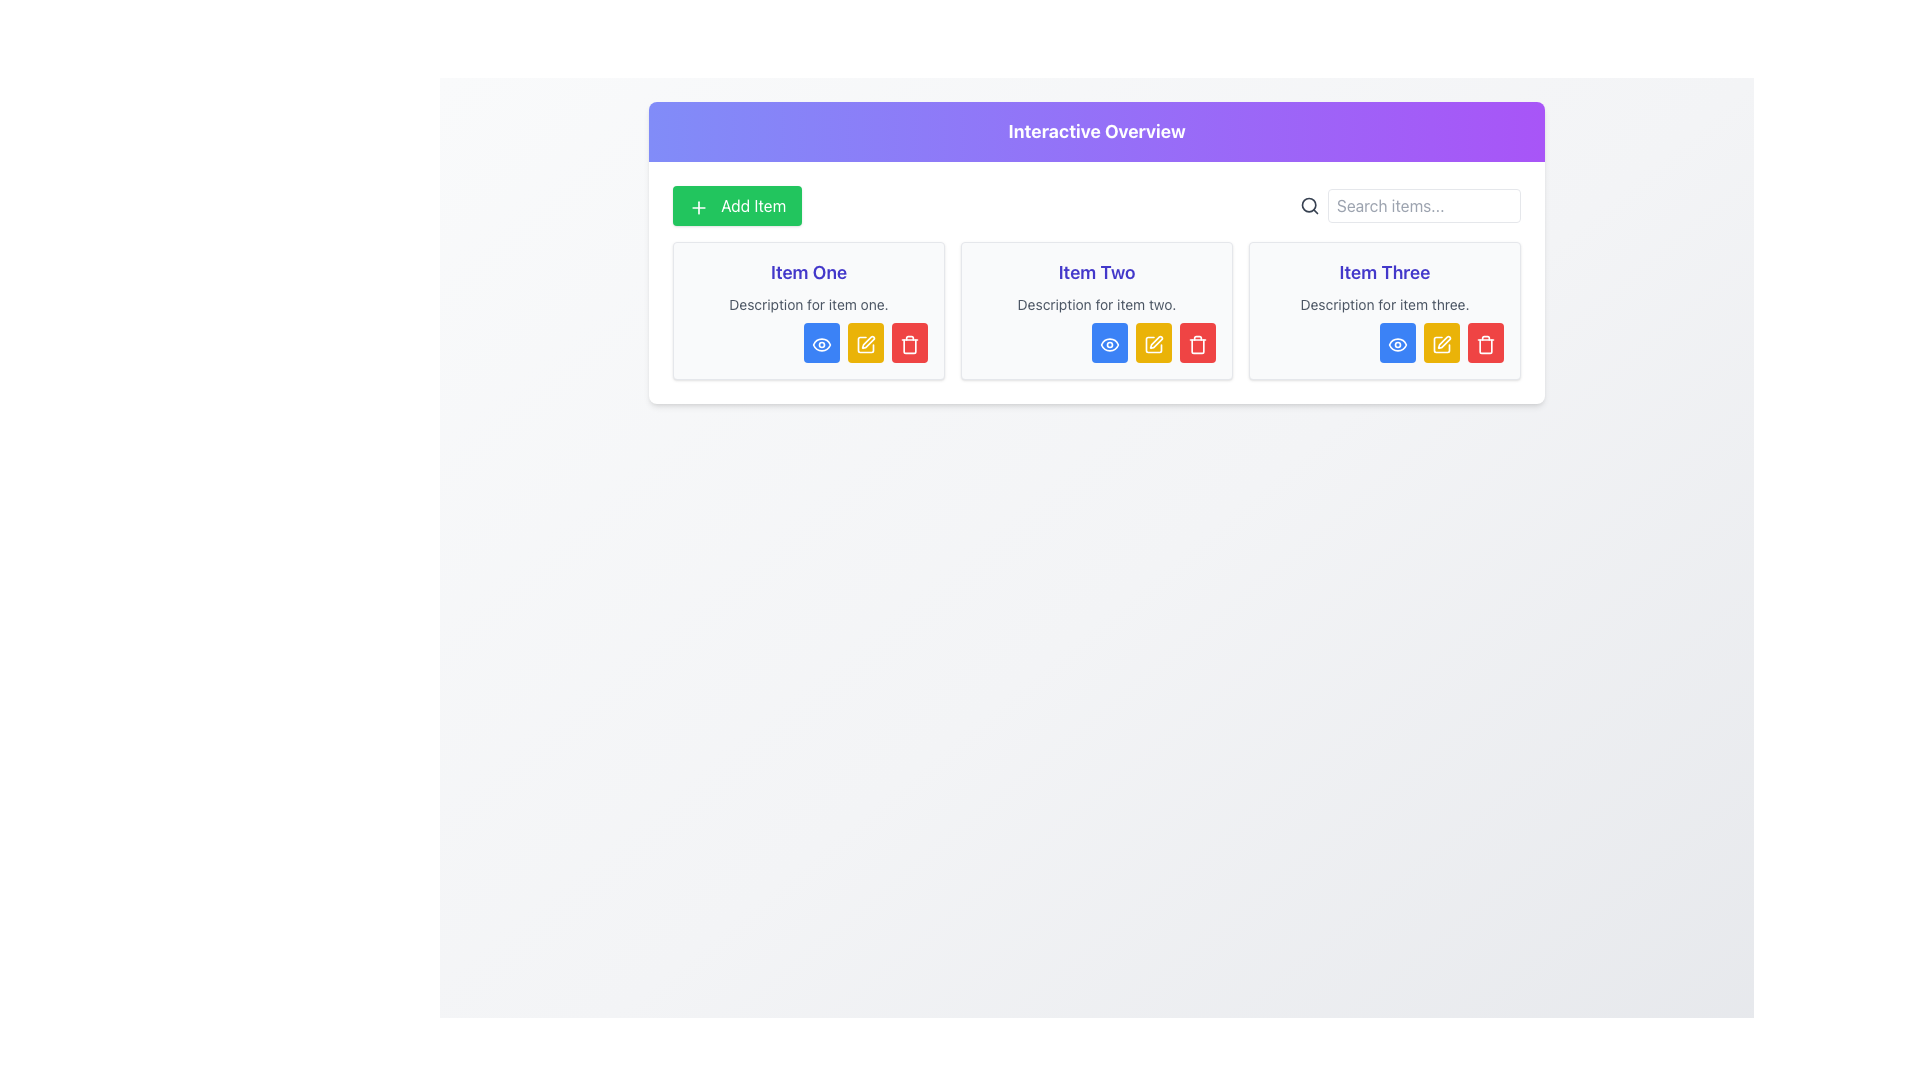 The image size is (1920, 1080). What do you see at coordinates (1384, 273) in the screenshot?
I see `the title of the third item card, which is styled as a heading and serves as a clear label for the content within the card` at bounding box center [1384, 273].